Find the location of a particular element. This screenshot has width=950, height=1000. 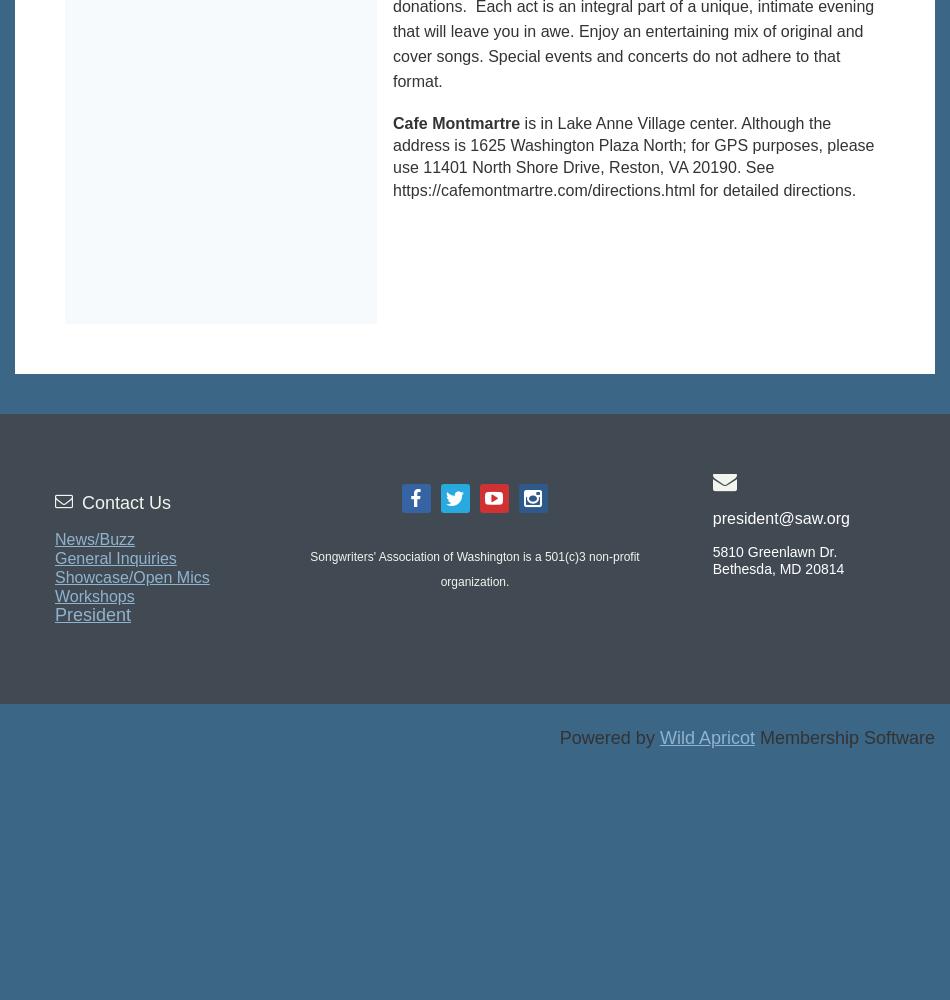

'Cafe Montmartre' is located at coordinates (455, 121).